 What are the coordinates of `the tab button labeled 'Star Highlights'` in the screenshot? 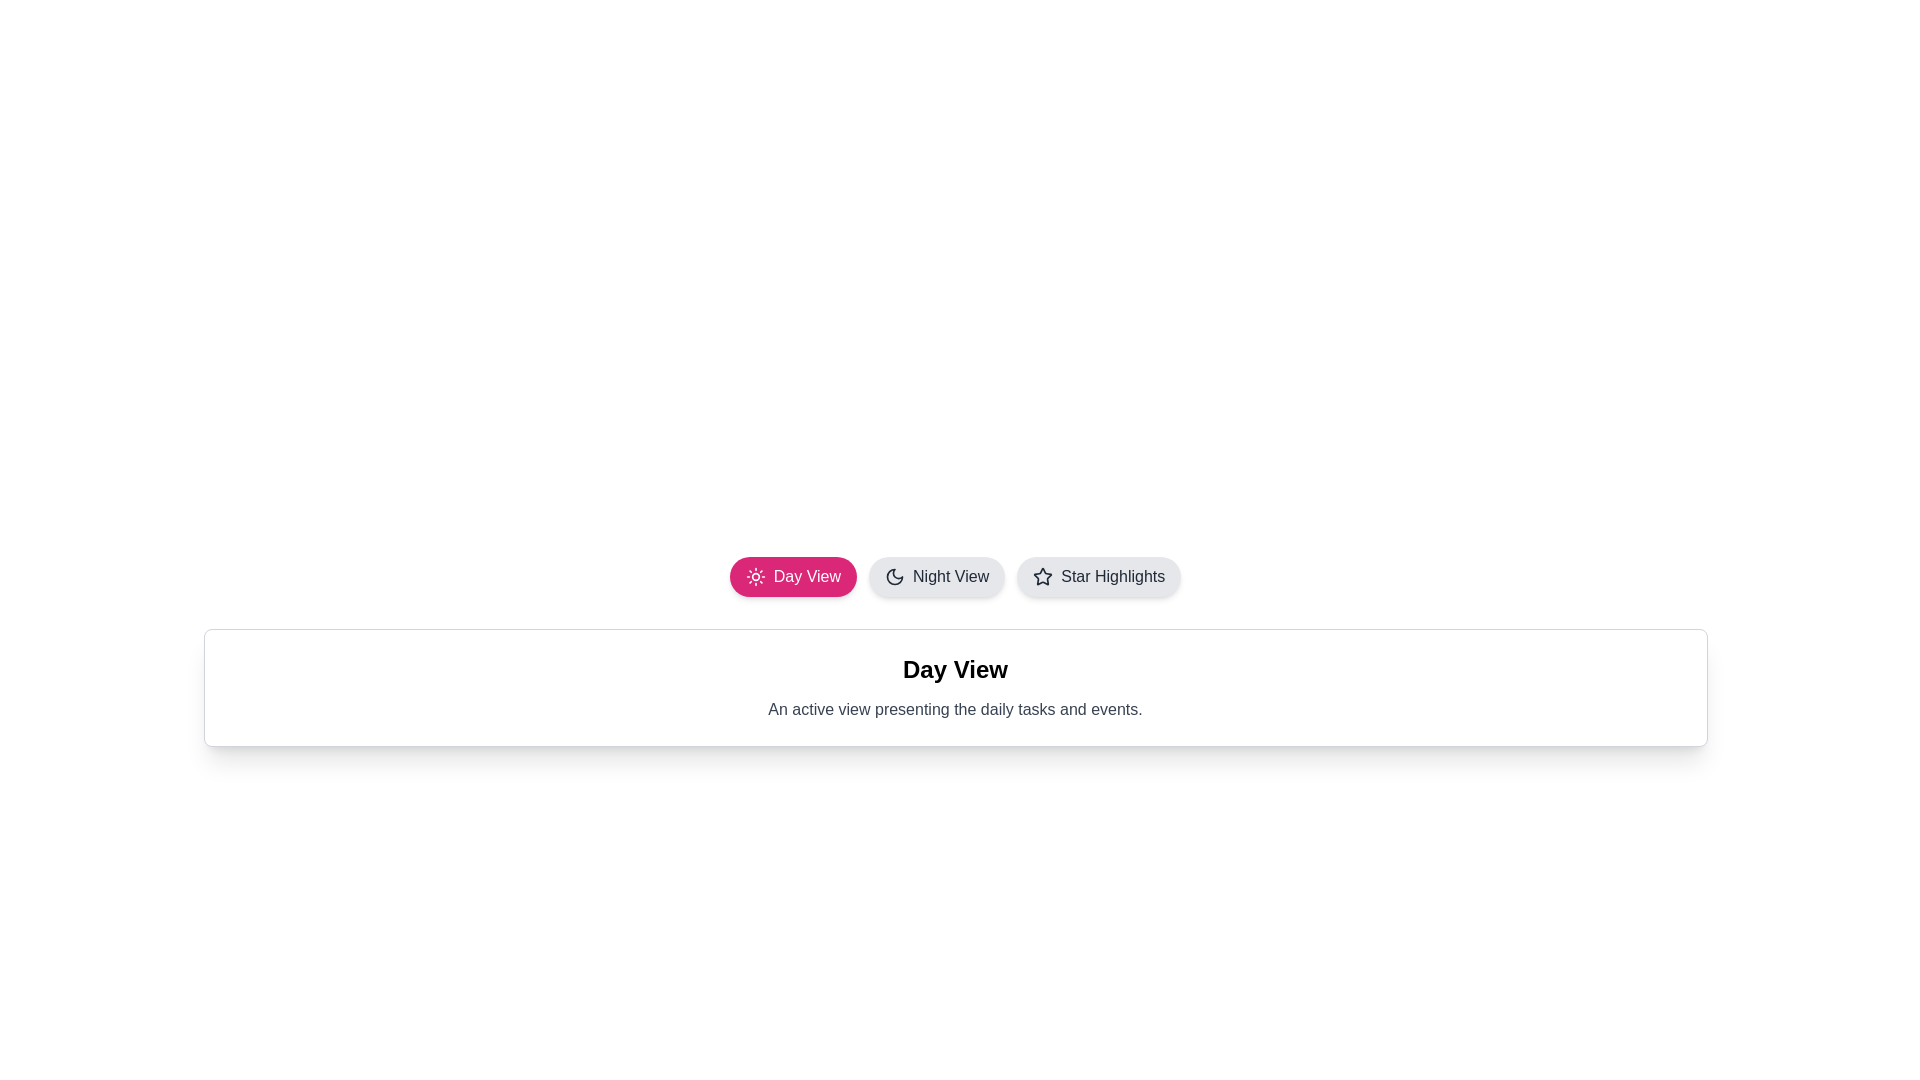 It's located at (1098, 577).